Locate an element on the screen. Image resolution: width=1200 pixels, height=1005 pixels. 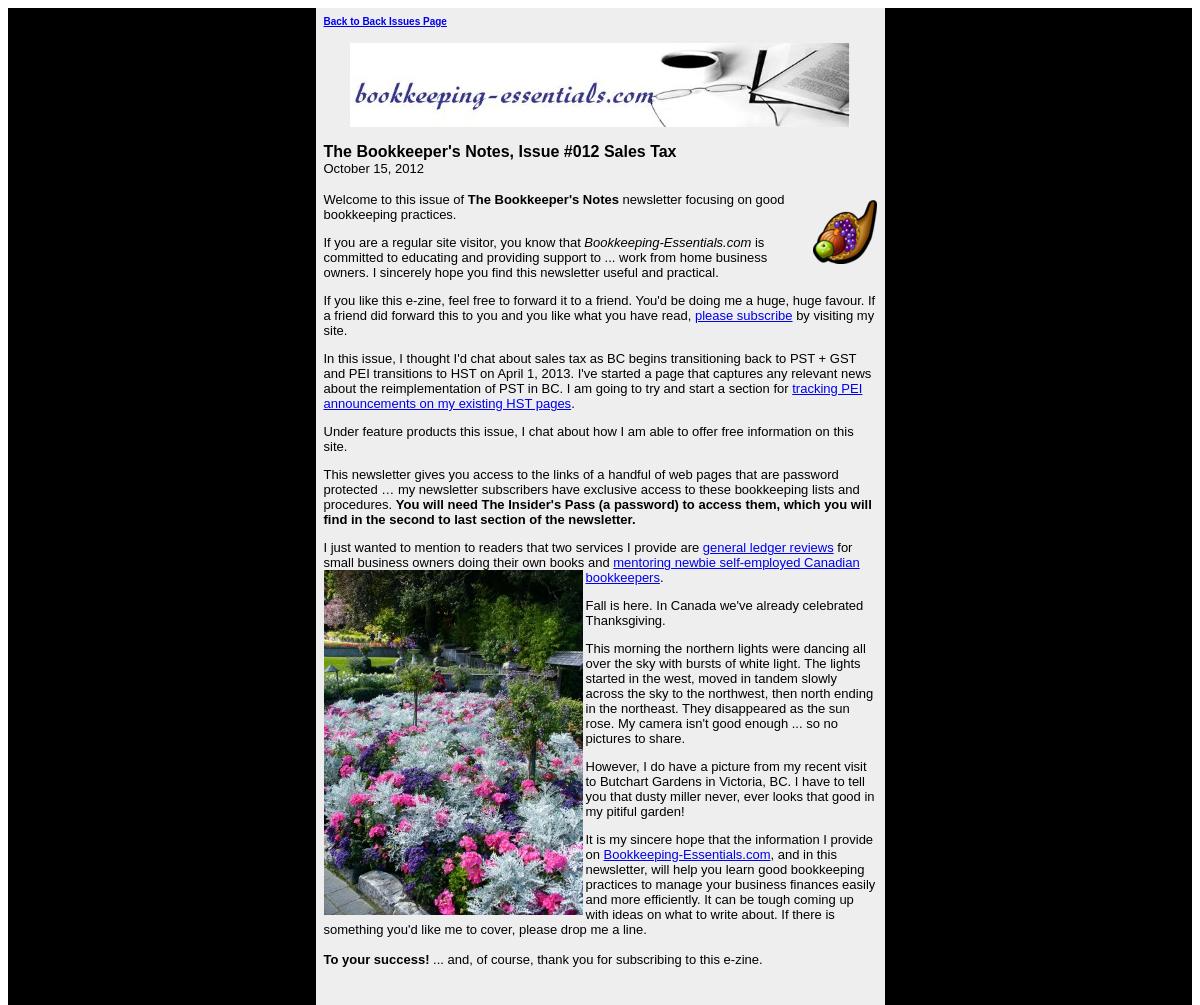
'In this issue, I thought I'd chat about sales tax as BC begins transitioning back to PST + GST and PEI transitions to HST on April 1, 2013. I've started a page that captures any relevant news about the reimplementation of PST in BC. I am going to try and start a section for' is located at coordinates (323, 373).